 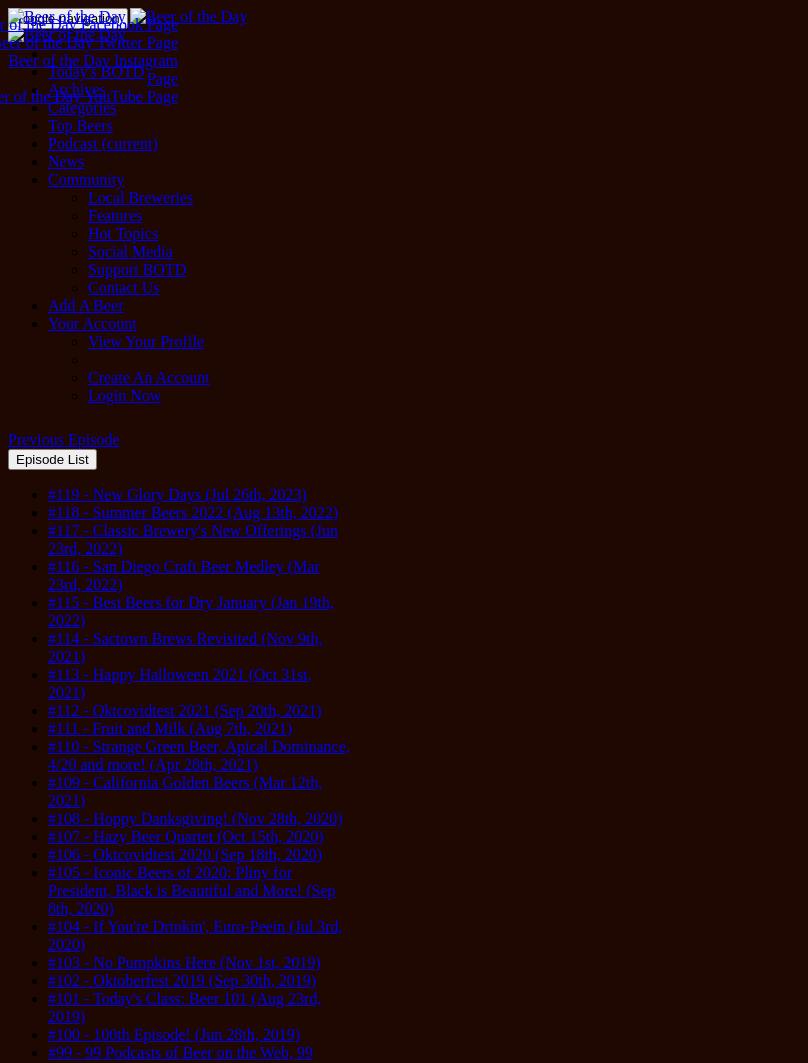 What do you see at coordinates (178, 682) in the screenshot?
I see `'#113 - Happy Halloween 2021 (Oct 31st, 2021)'` at bounding box center [178, 682].